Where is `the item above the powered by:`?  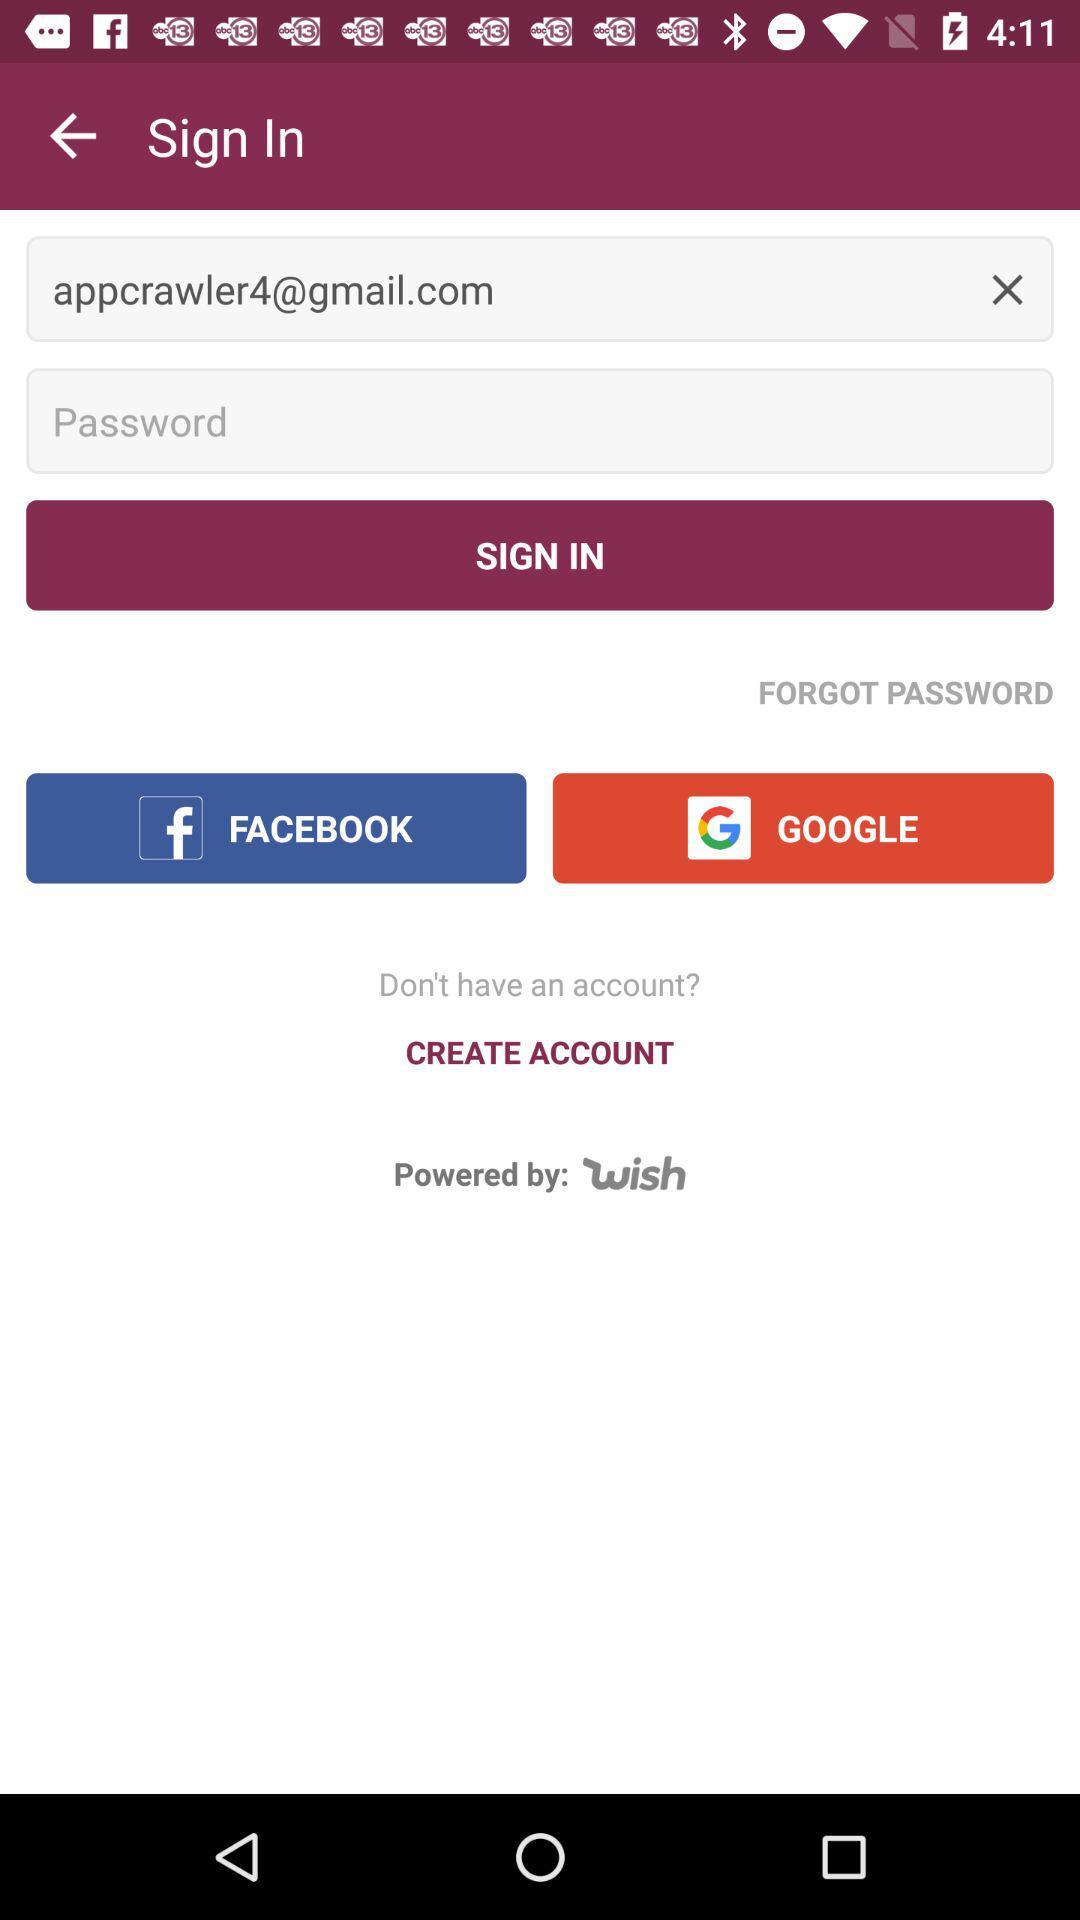 the item above the powered by: is located at coordinates (540, 1051).